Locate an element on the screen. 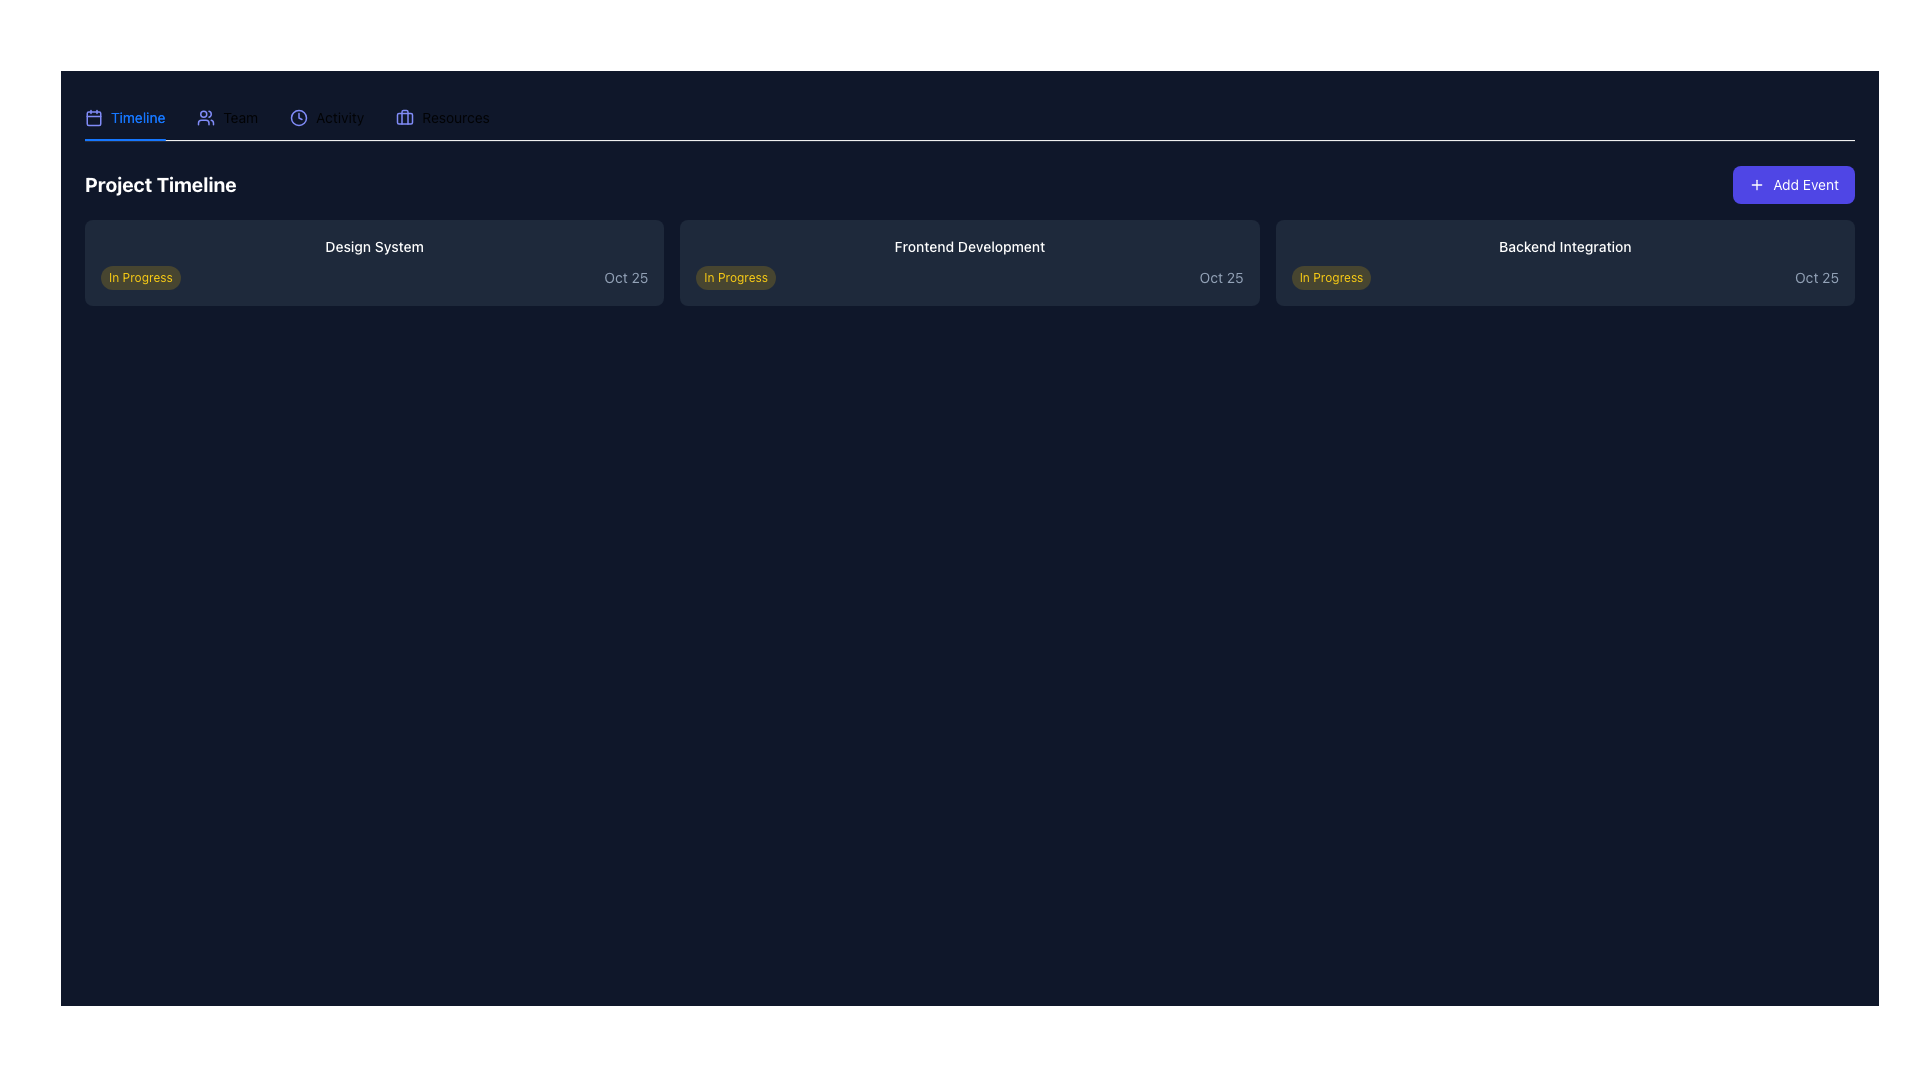  the button containing the SVG-based icon in the top right corner before the 'Add Event' text is located at coordinates (1756, 185).